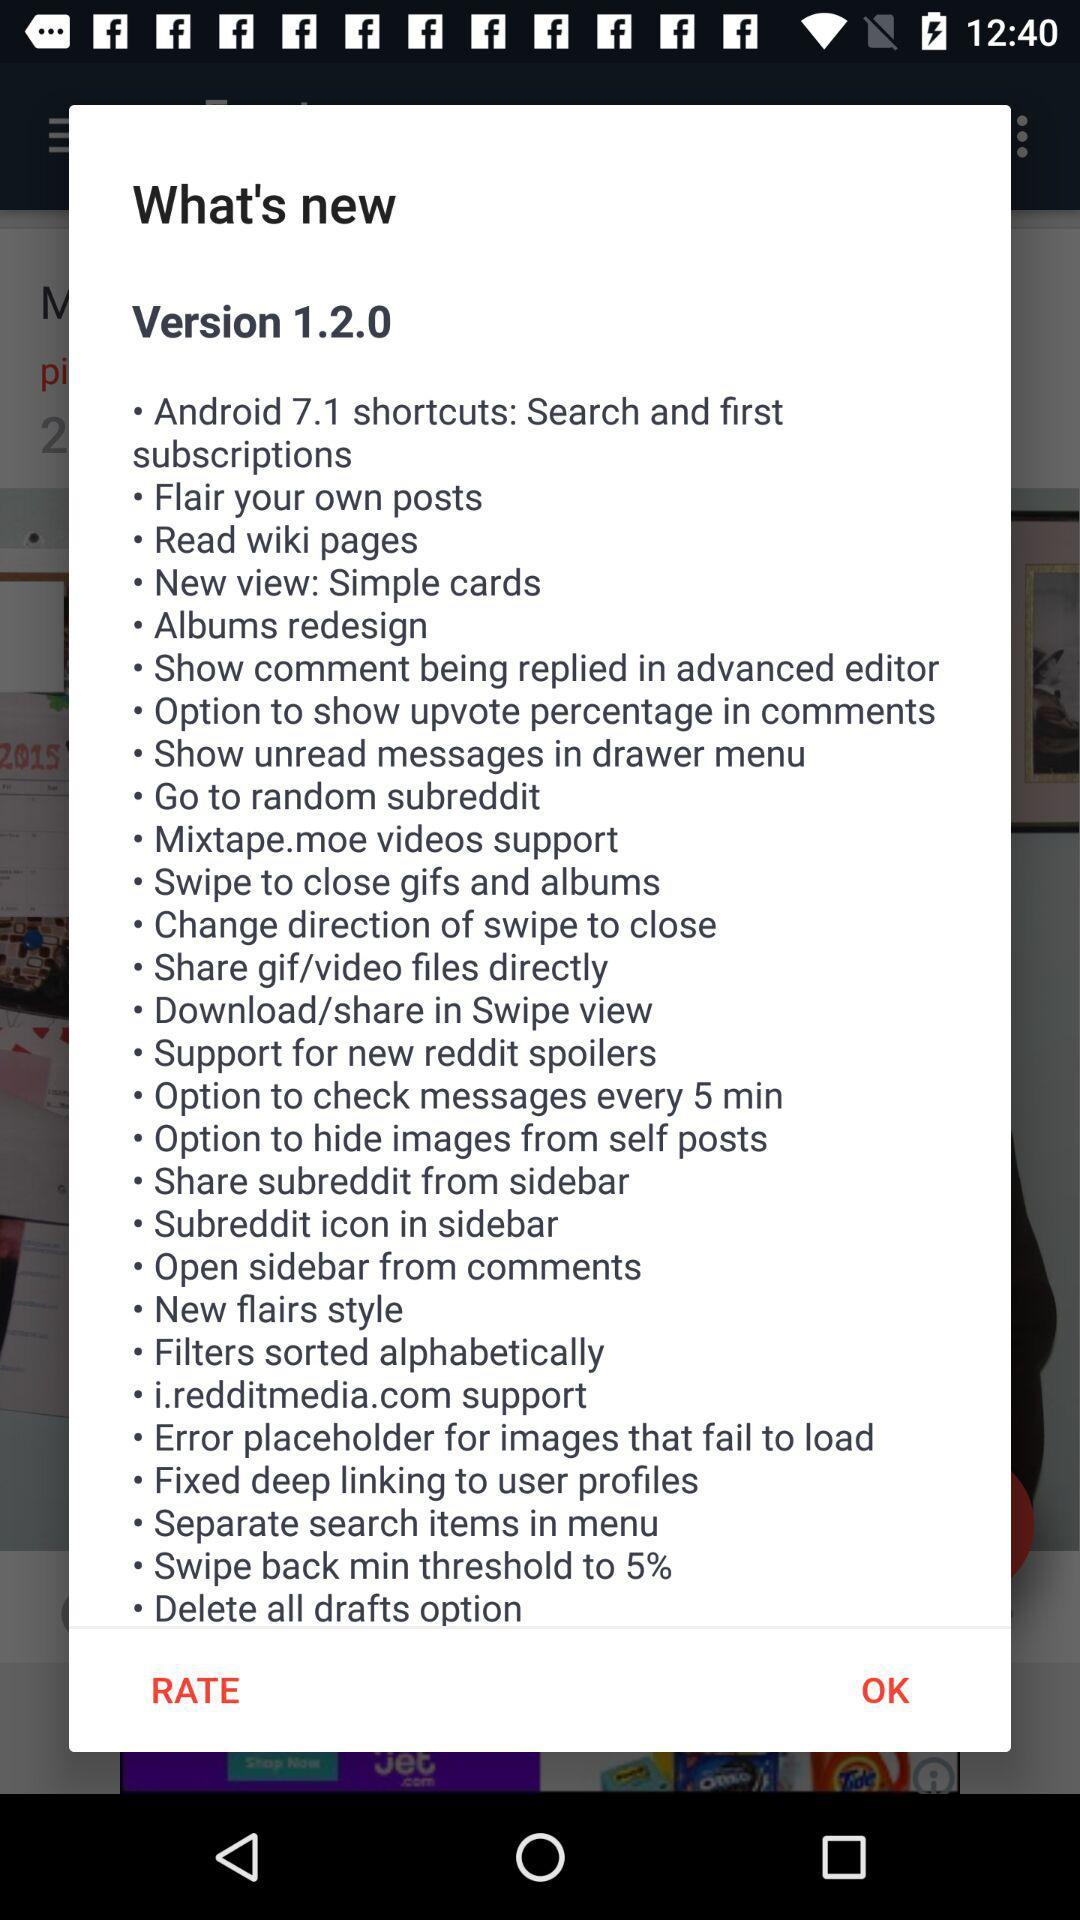 This screenshot has width=1080, height=1920. I want to click on icon below version 1 2, so click(883, 1688).